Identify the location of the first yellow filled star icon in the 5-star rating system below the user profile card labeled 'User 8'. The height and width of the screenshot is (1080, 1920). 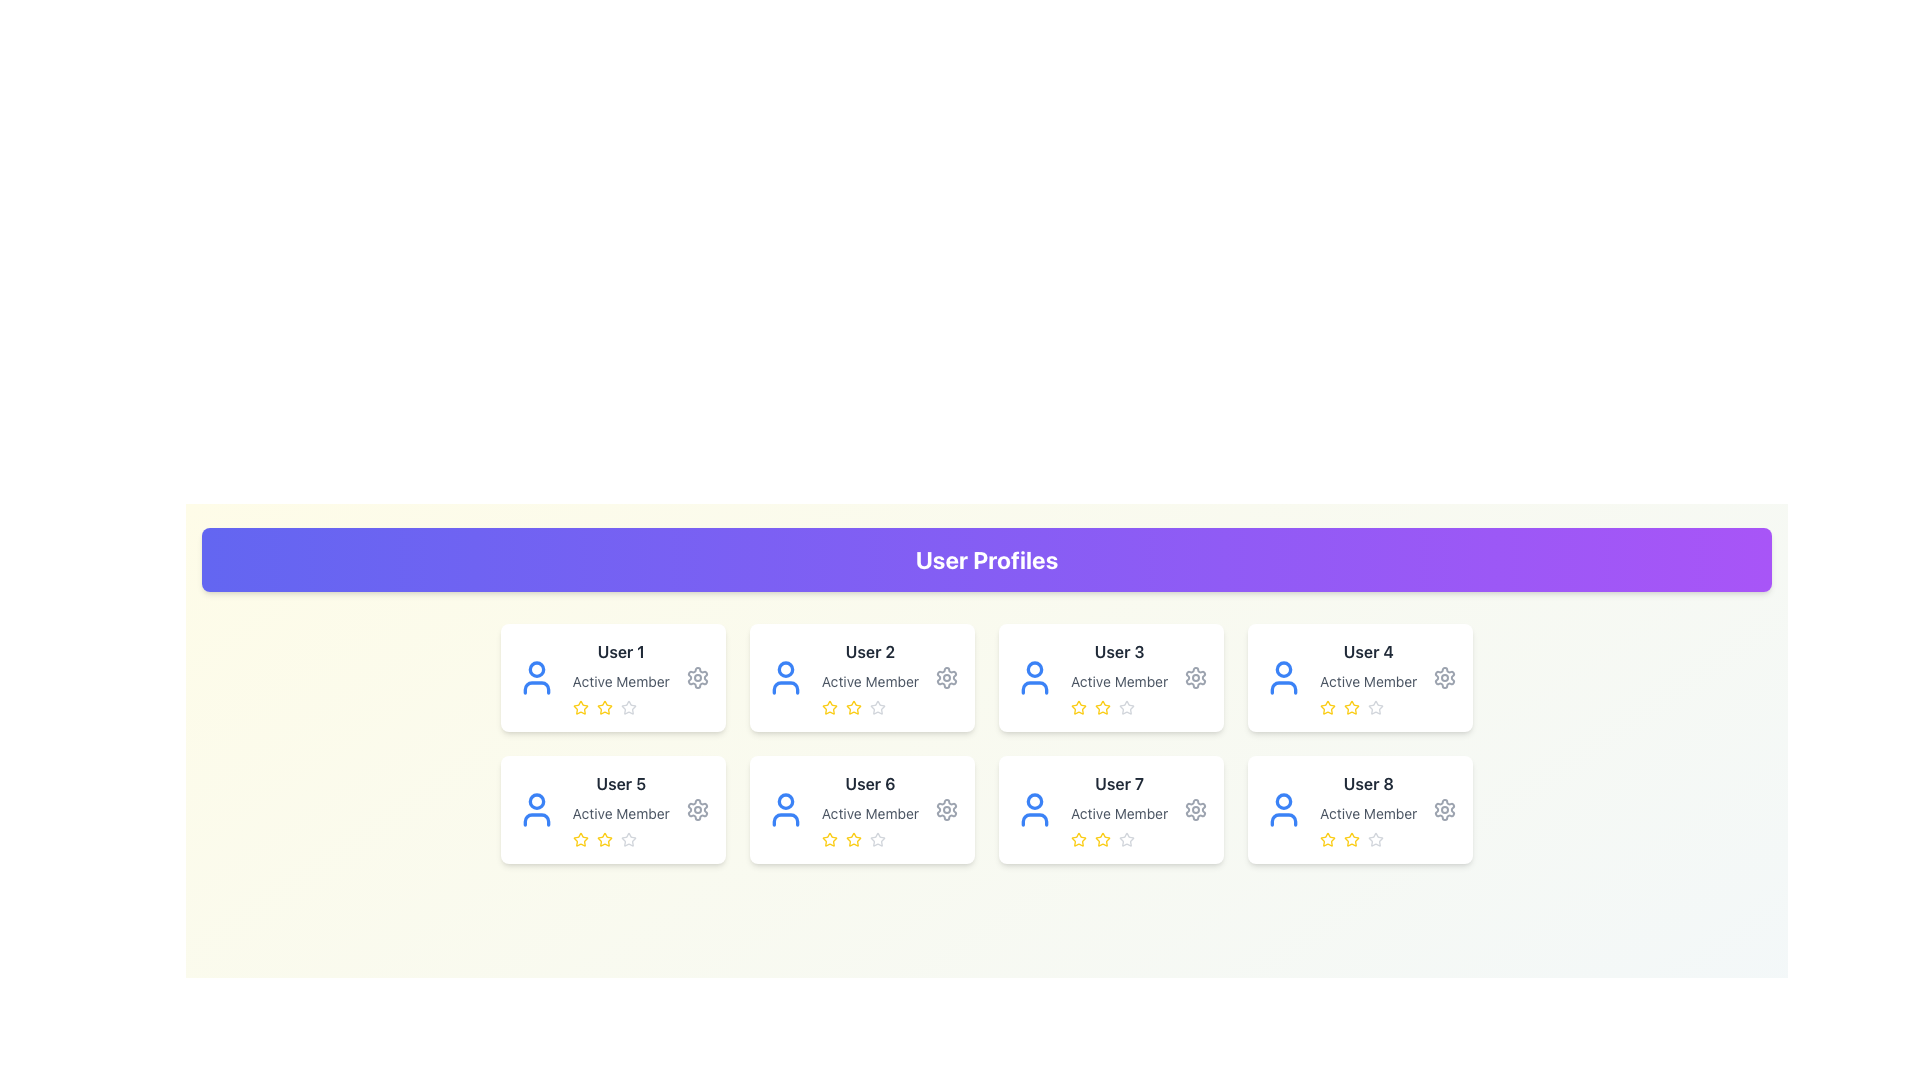
(1328, 839).